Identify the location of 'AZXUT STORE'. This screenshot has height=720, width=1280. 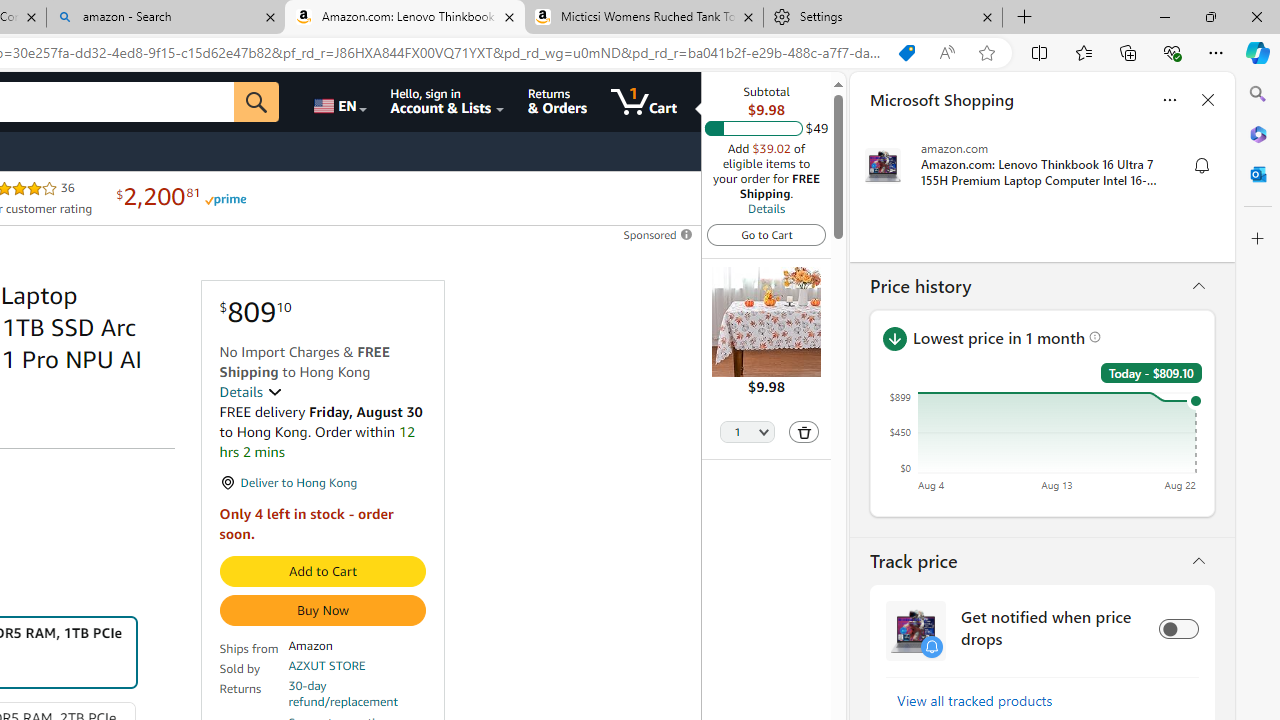
(327, 665).